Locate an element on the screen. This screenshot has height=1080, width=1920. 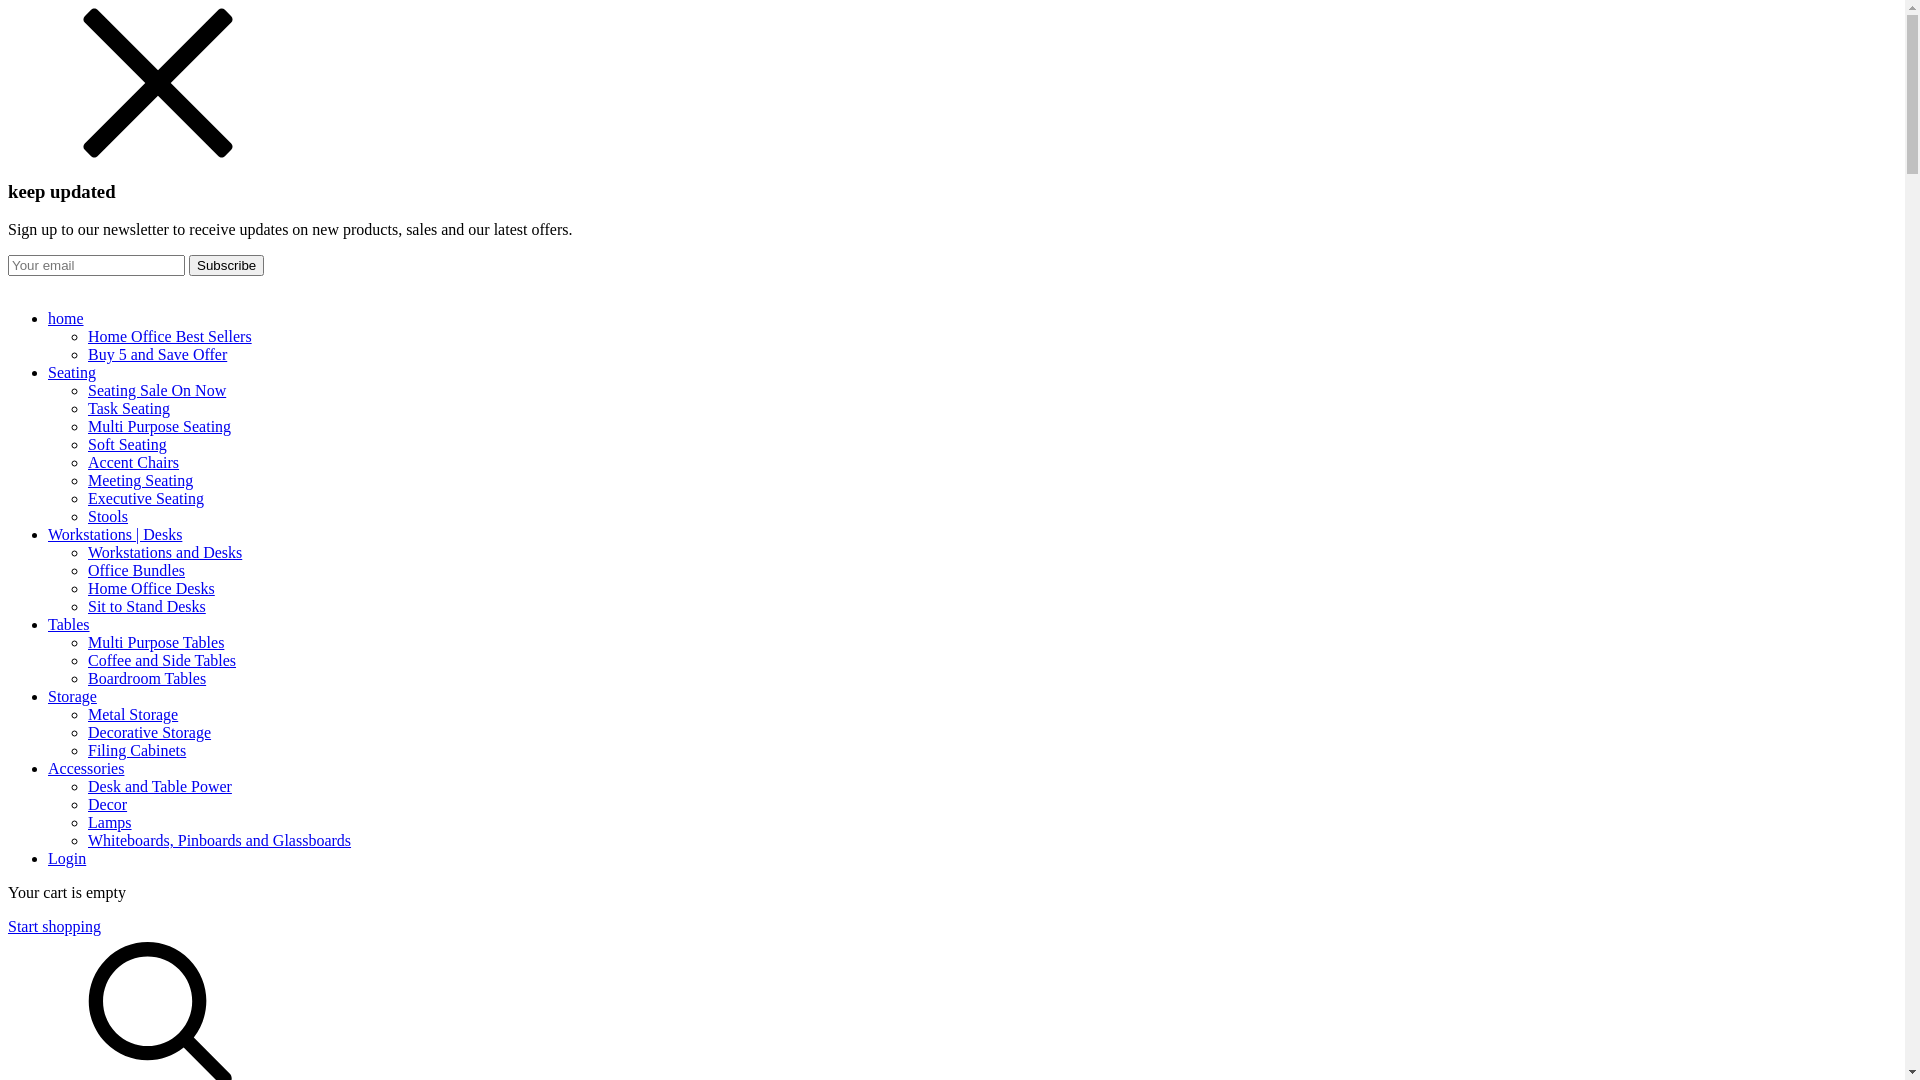
'Boardroom Tables' is located at coordinates (146, 677).